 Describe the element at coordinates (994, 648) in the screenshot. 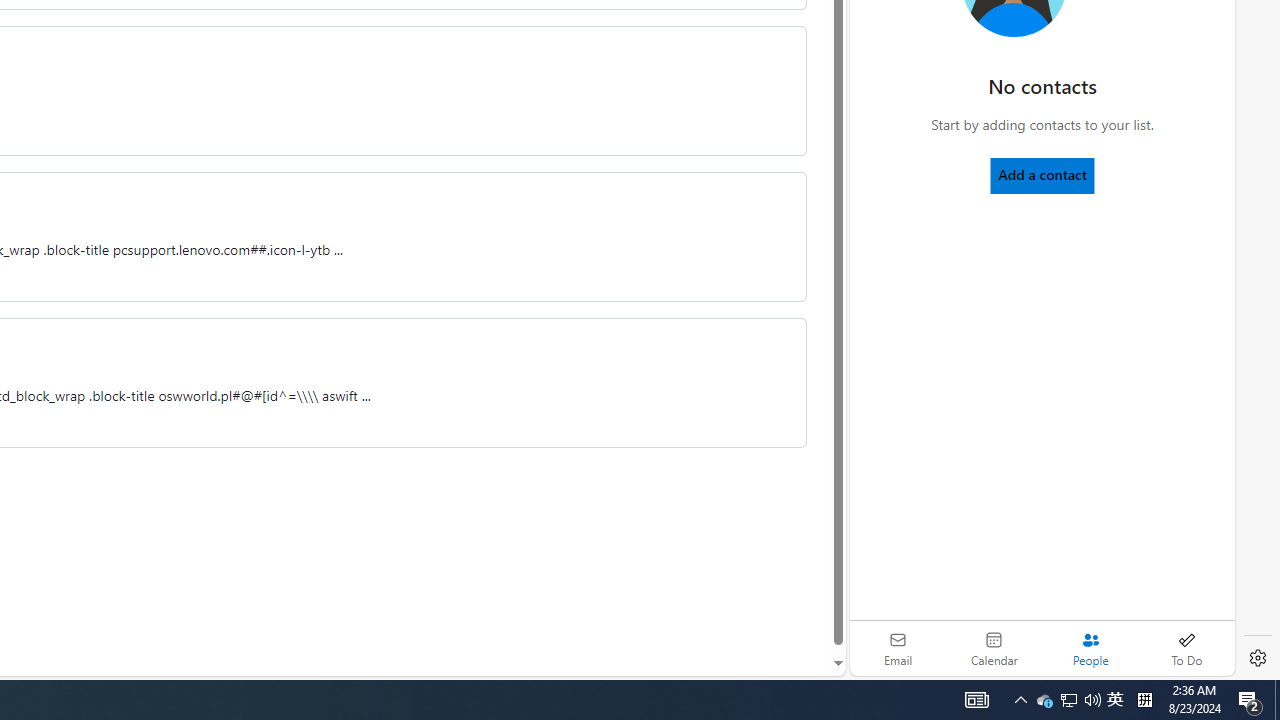

I see `'Calendar. Date today is 22'` at that location.